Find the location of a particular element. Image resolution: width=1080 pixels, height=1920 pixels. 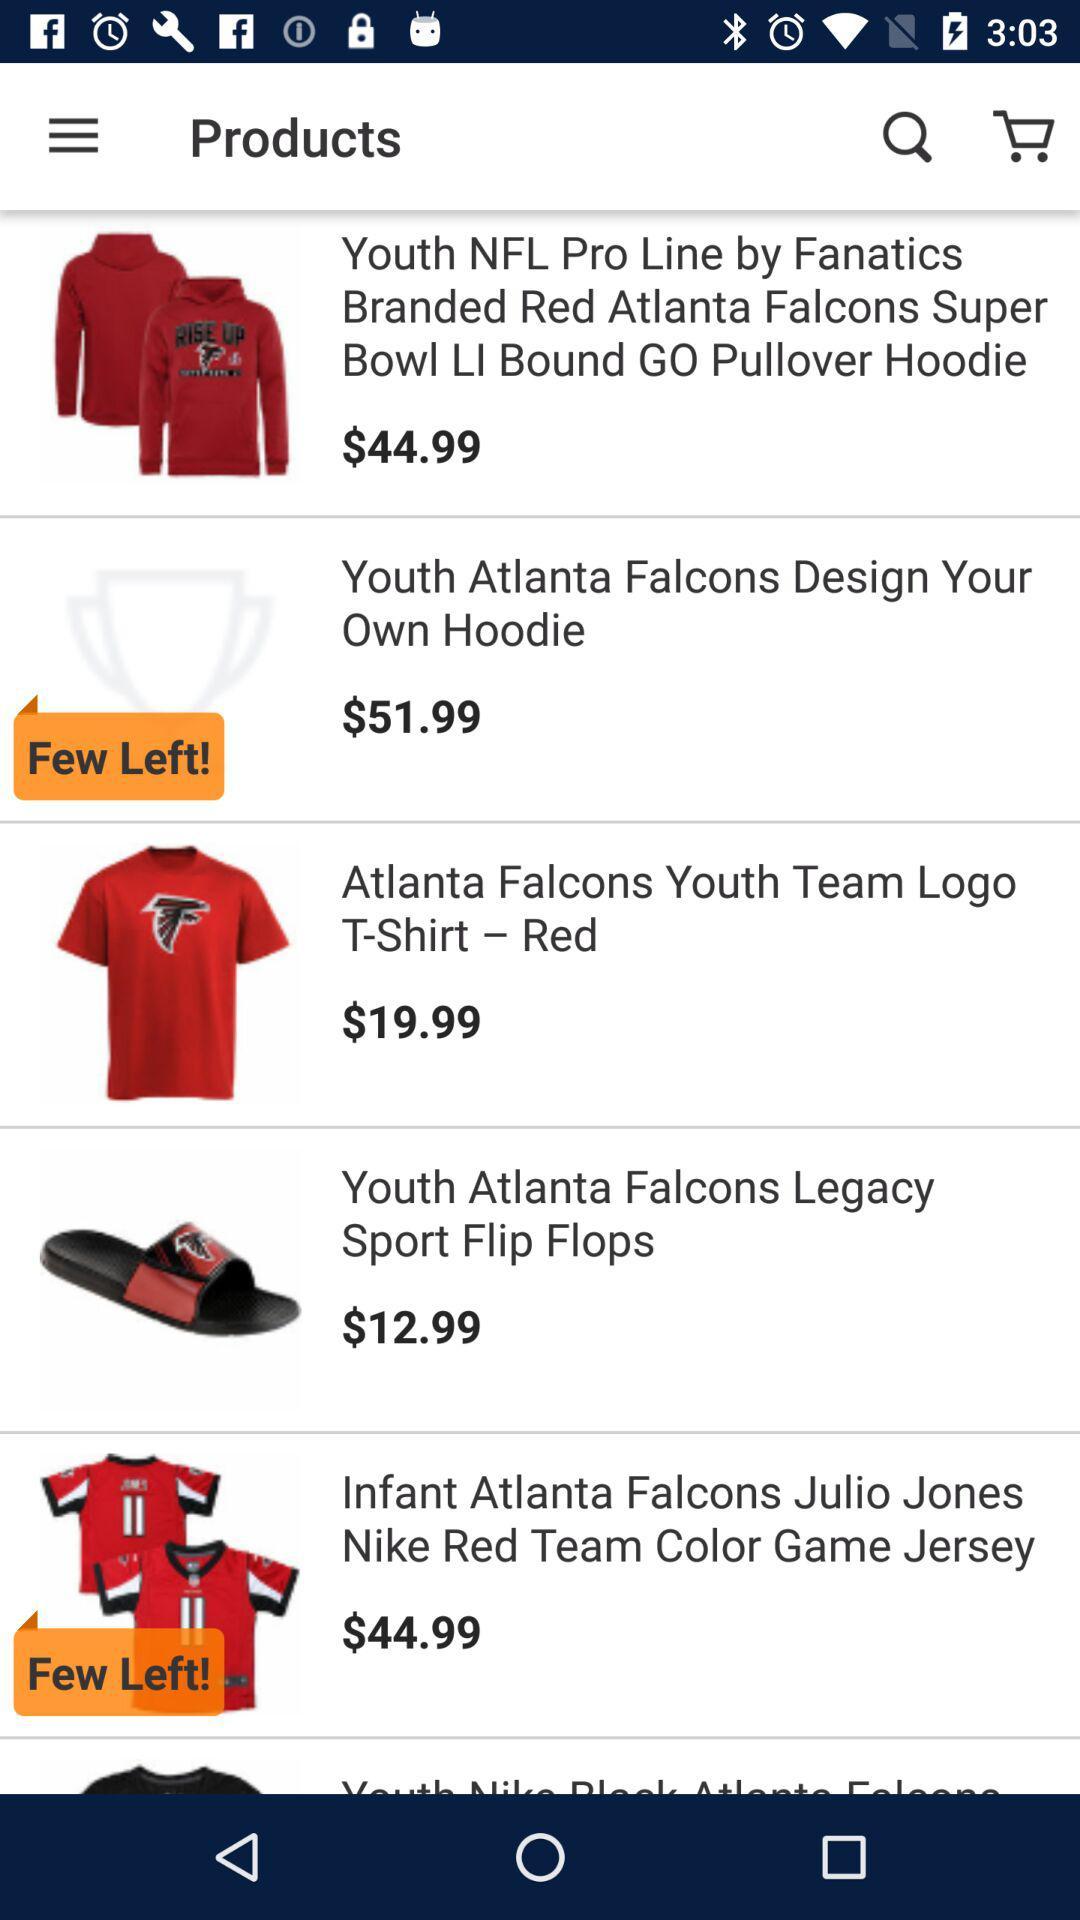

item to the left of the products item is located at coordinates (72, 135).